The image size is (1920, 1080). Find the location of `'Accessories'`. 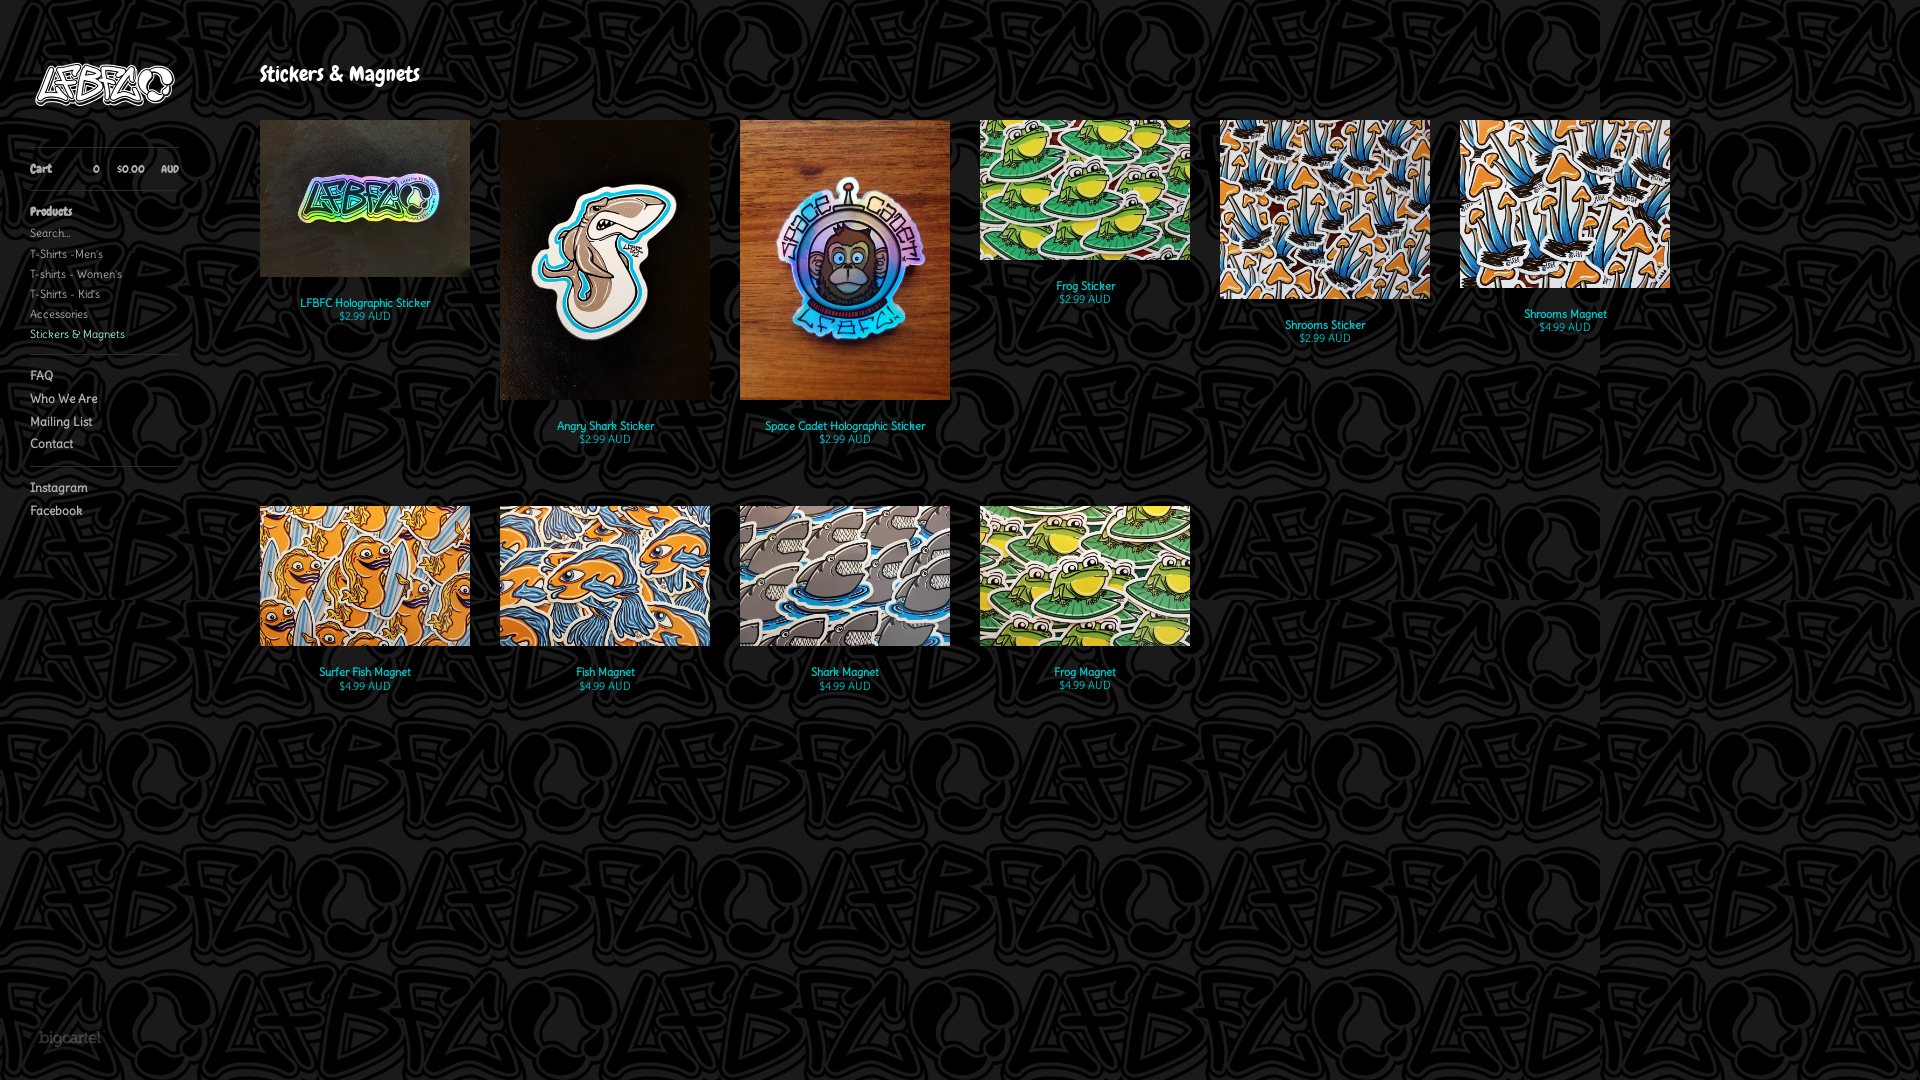

'Accessories' is located at coordinates (103, 313).